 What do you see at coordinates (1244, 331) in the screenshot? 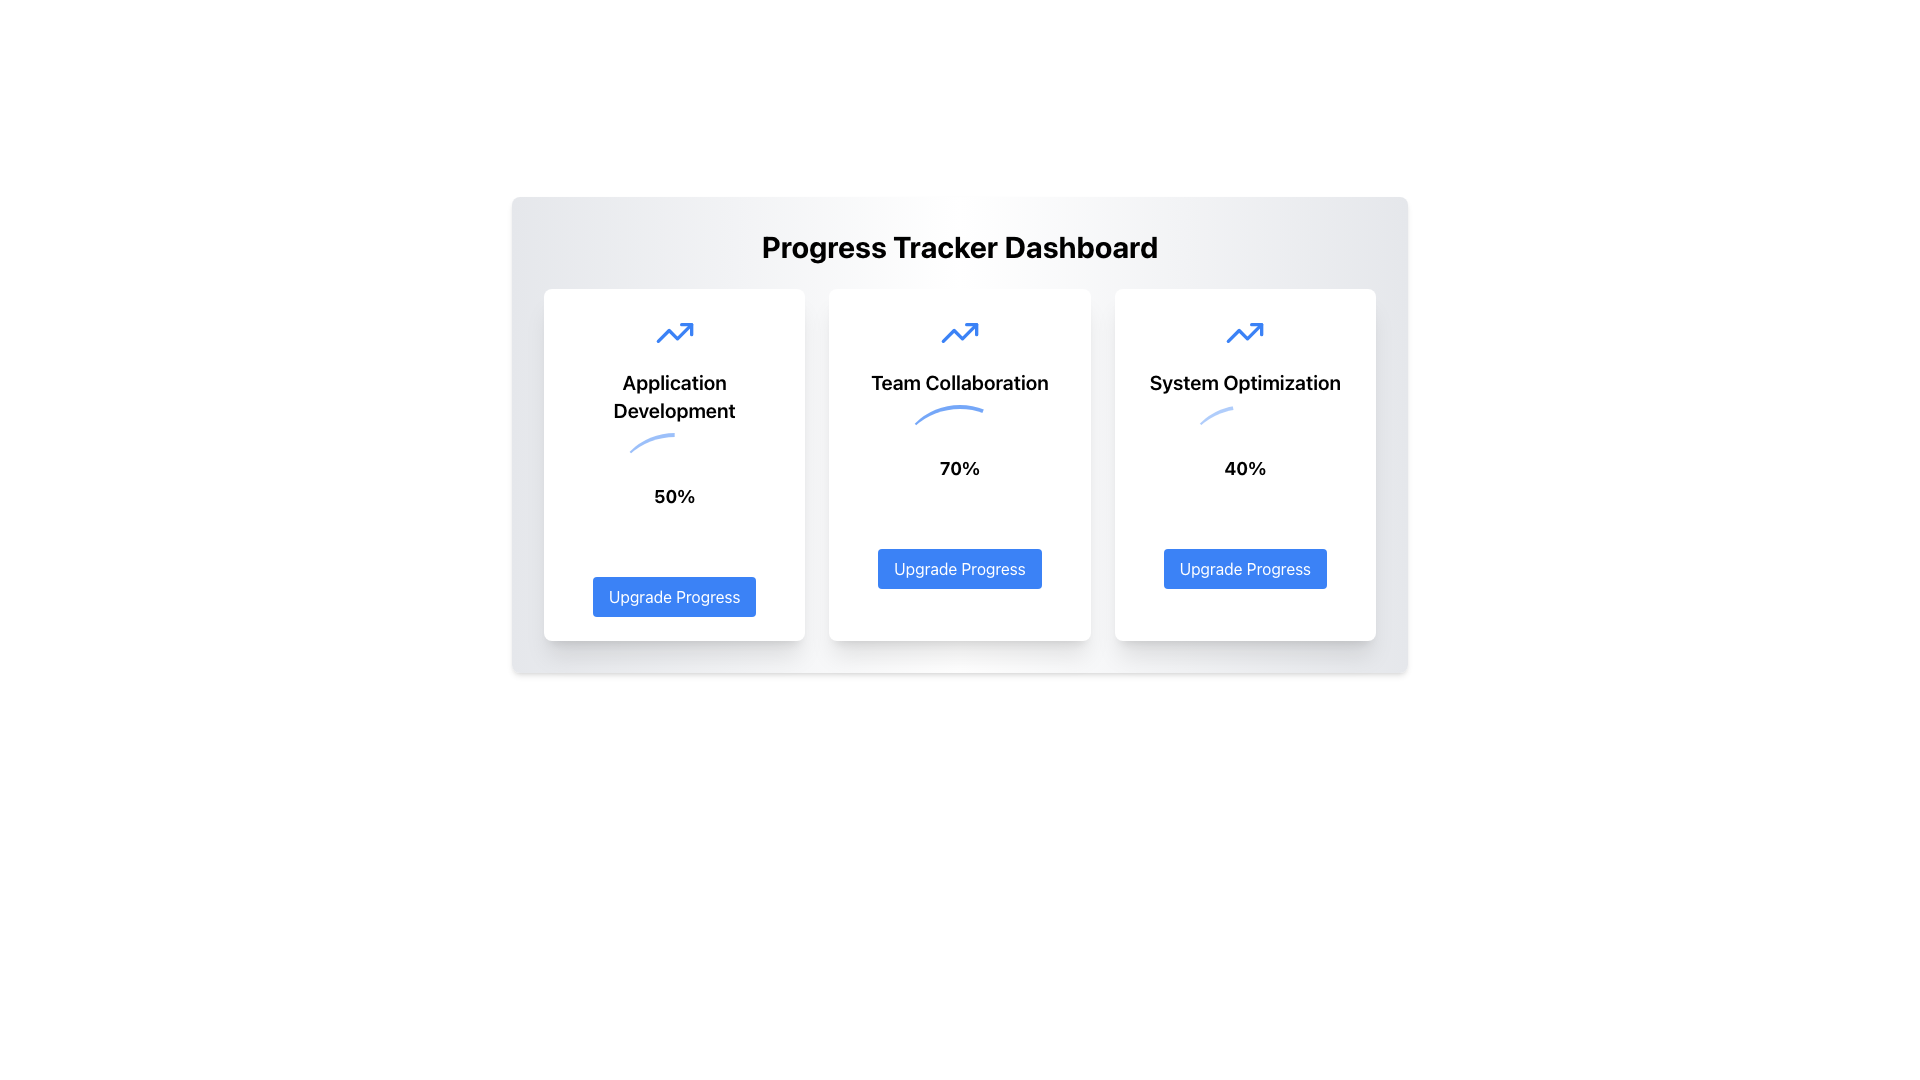
I see `the progress icon representing 'System Optimization' functionality, located in the upper section of the rightmost card on the dashboard` at bounding box center [1244, 331].